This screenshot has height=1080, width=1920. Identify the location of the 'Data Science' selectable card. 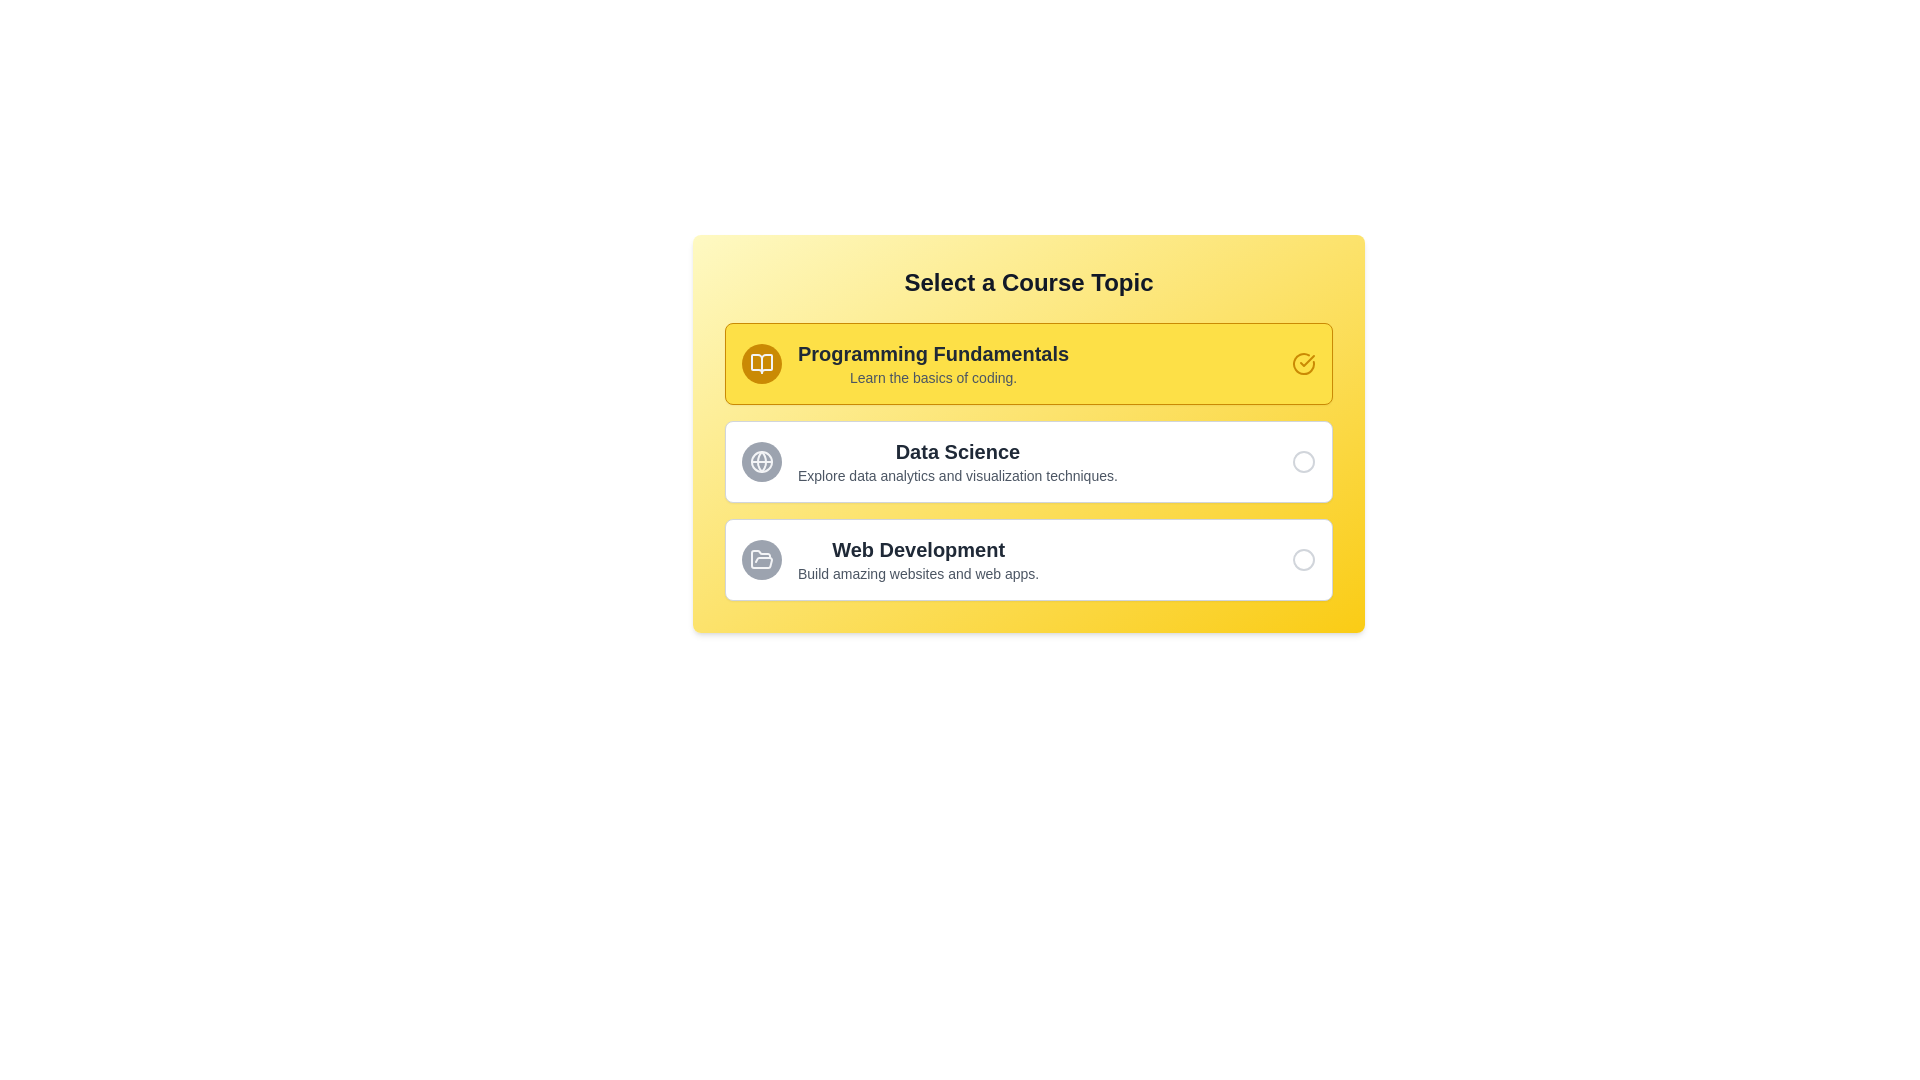
(1028, 462).